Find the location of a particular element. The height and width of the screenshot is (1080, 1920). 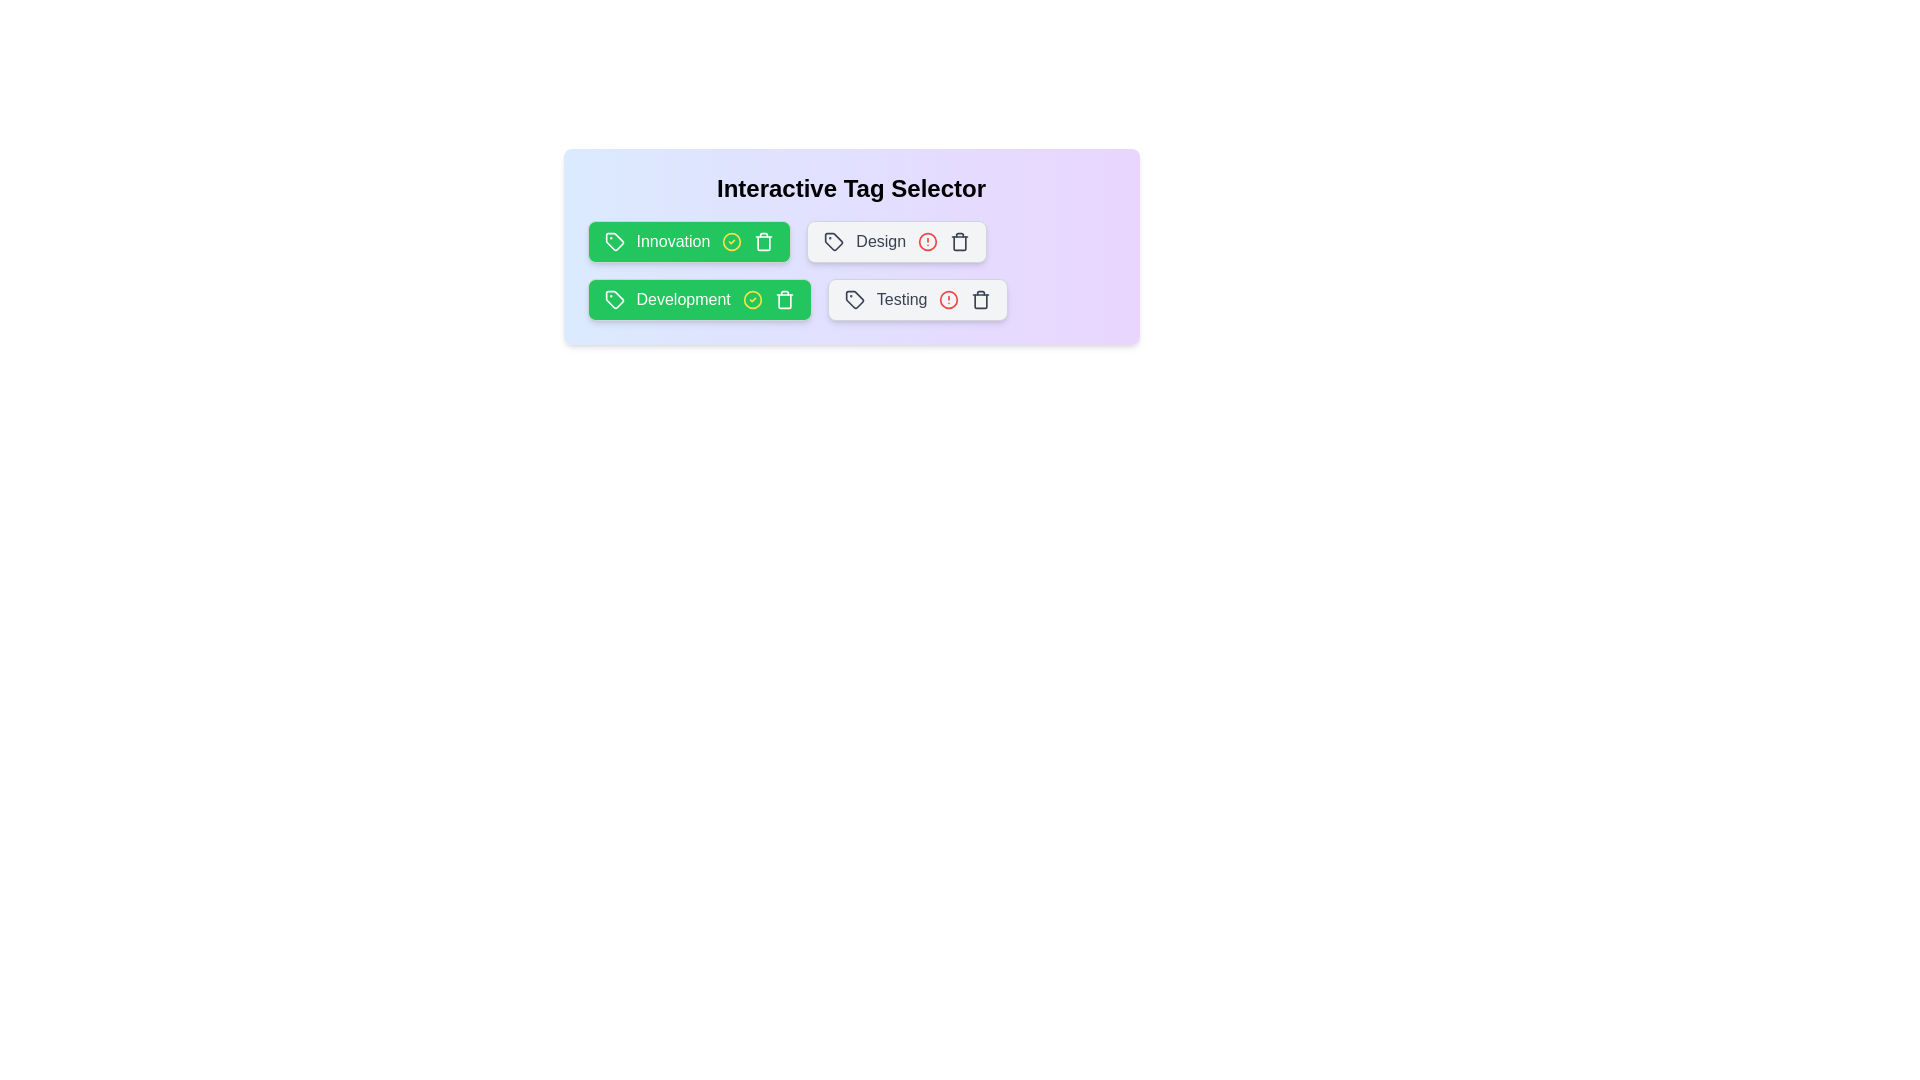

the delete button for the tag labeled Testing is located at coordinates (981, 300).